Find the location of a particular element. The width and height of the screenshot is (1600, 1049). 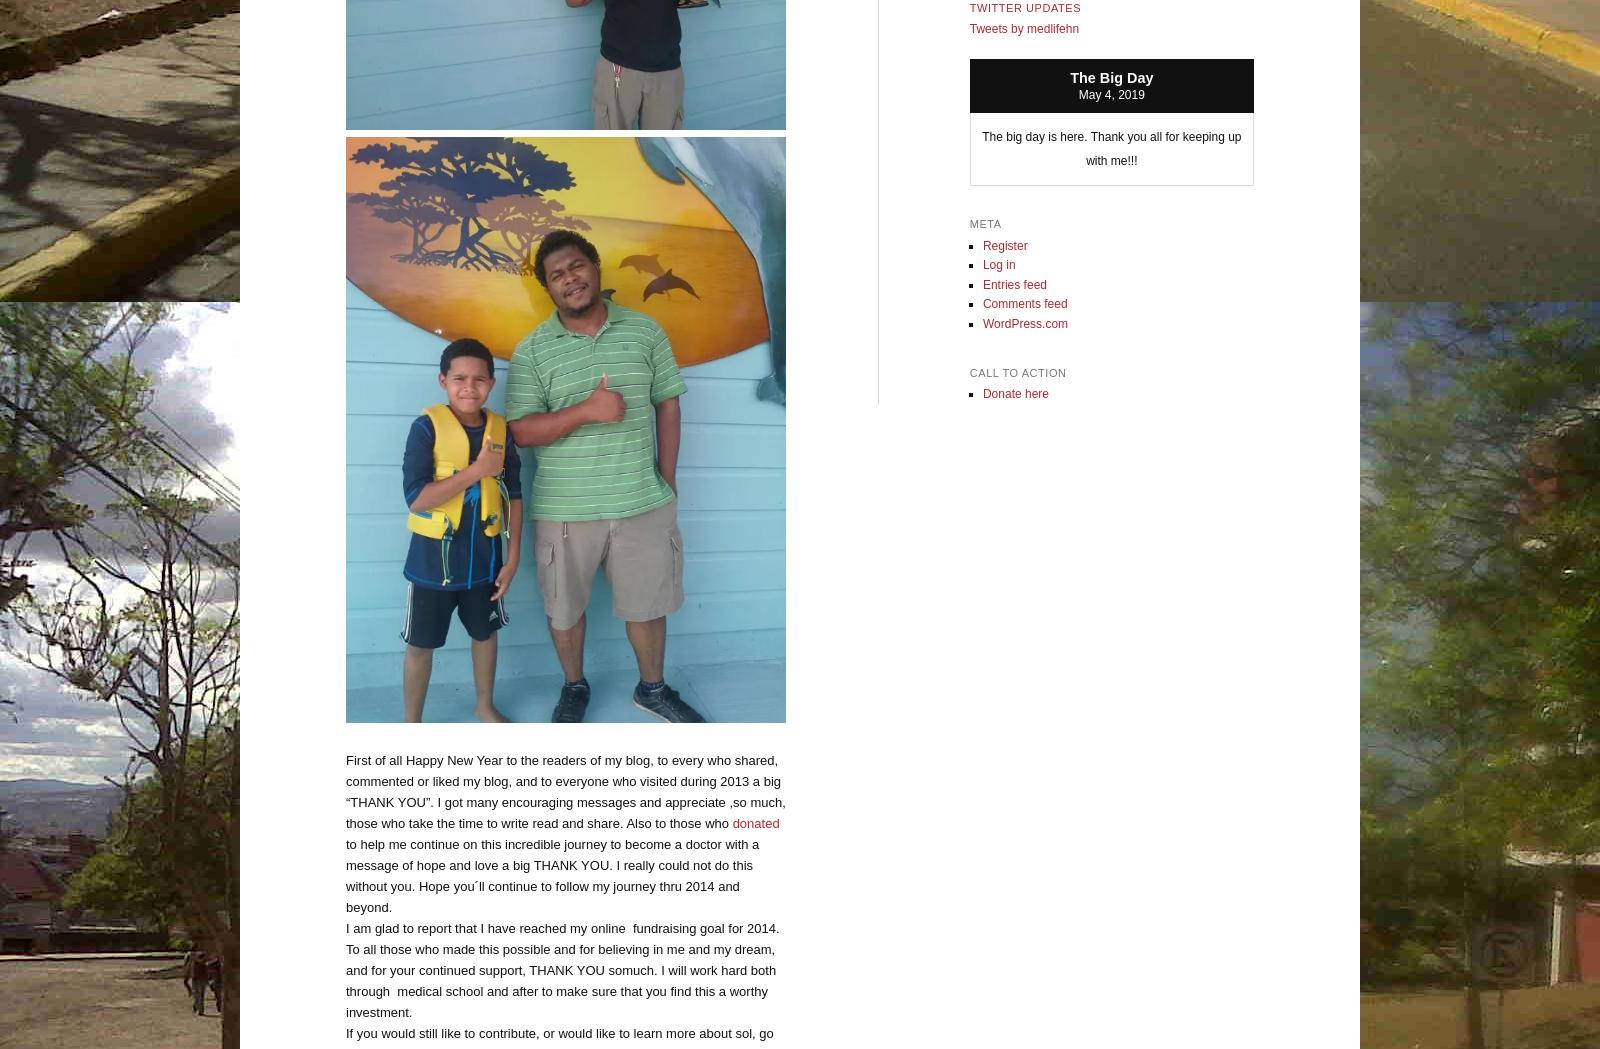

'Tweets by medlifehn' is located at coordinates (1024, 27).